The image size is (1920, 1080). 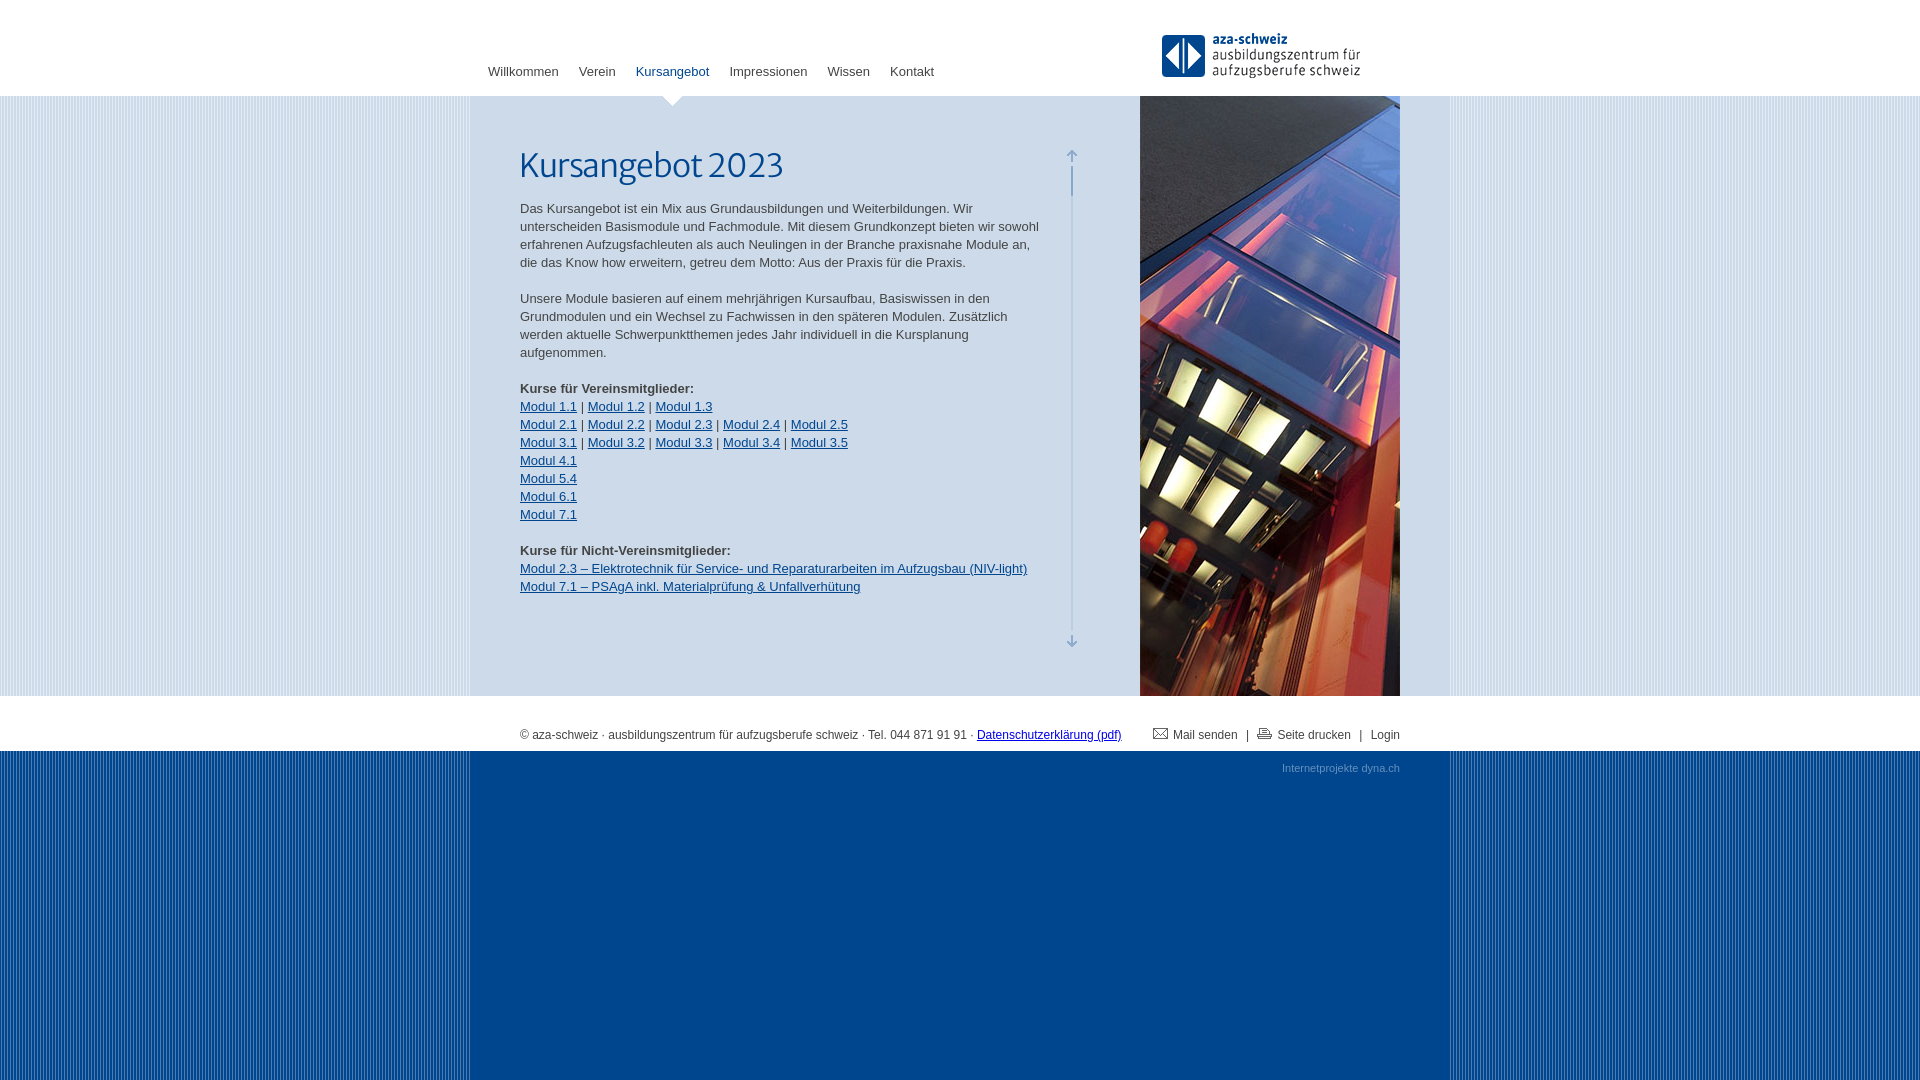 What do you see at coordinates (654, 423) in the screenshot?
I see `'Modul 2.3'` at bounding box center [654, 423].